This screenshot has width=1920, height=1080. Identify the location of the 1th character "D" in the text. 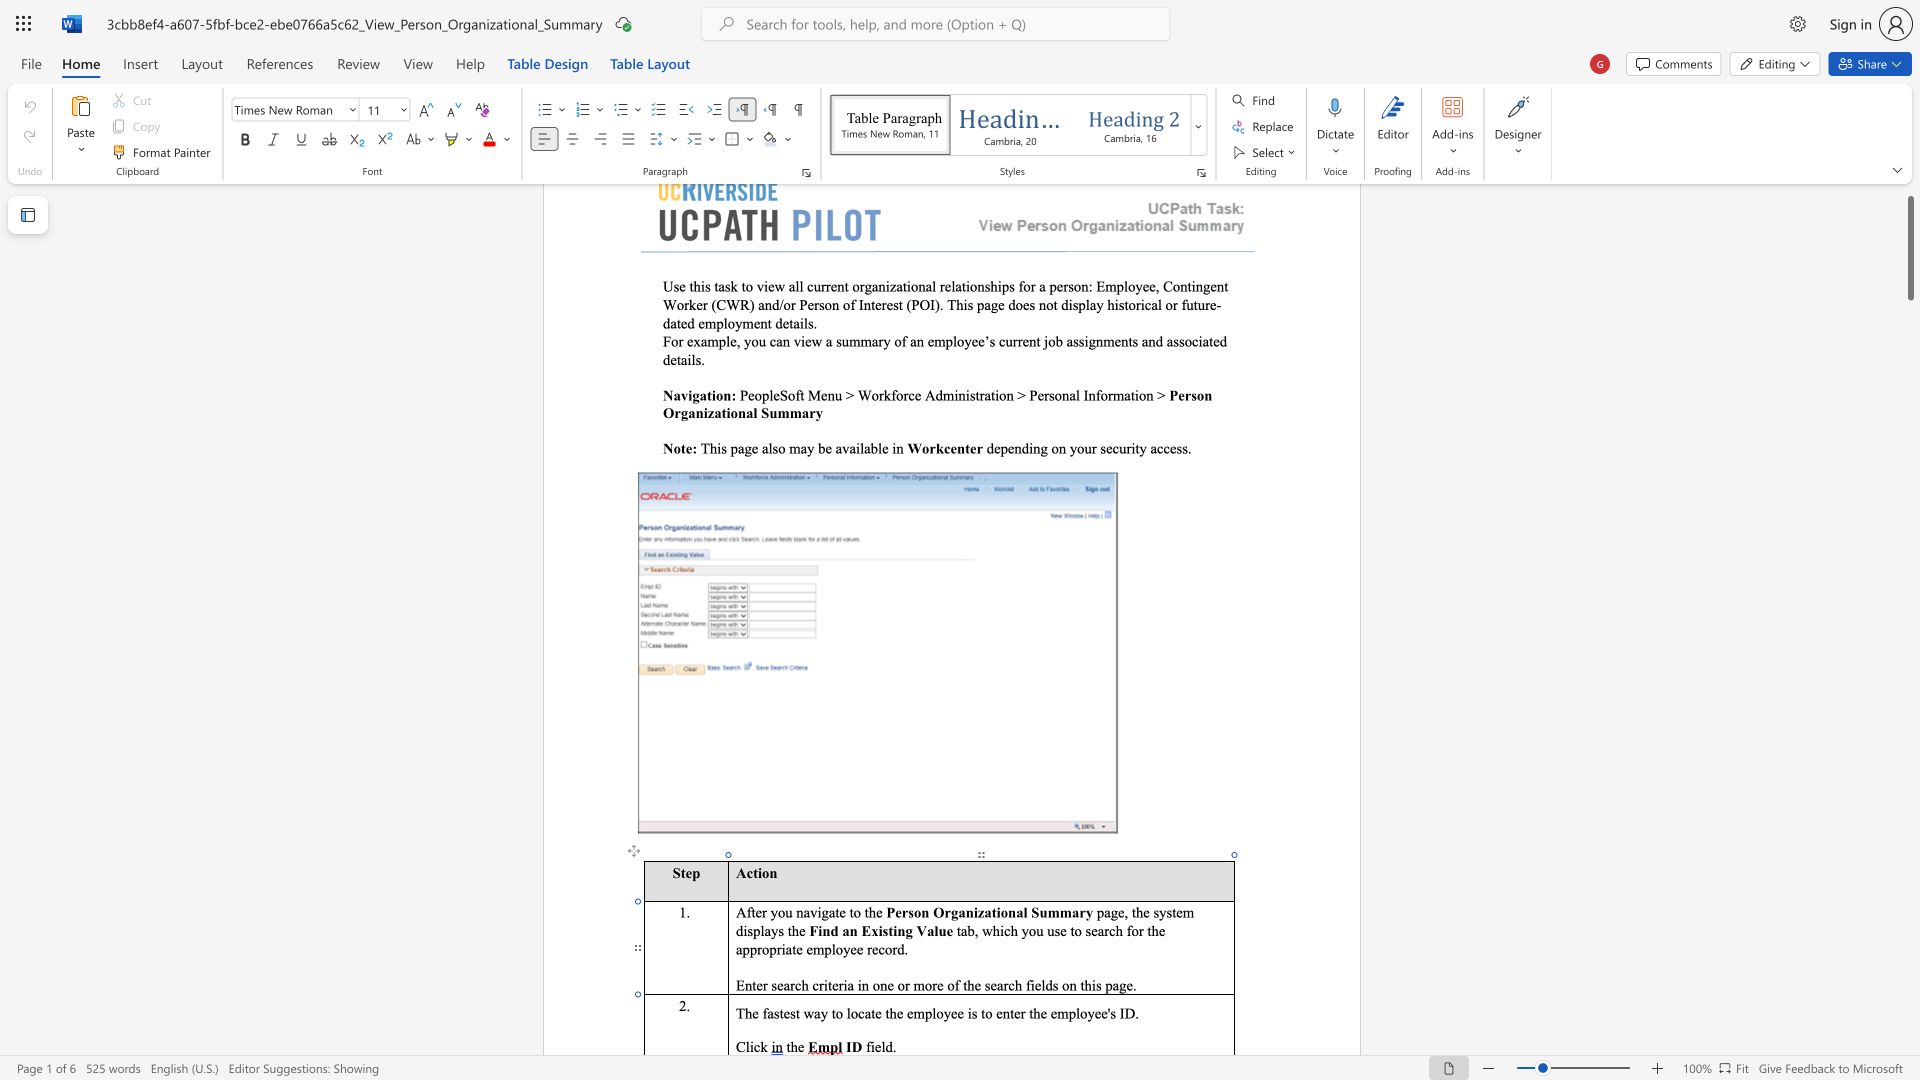
(1129, 1013).